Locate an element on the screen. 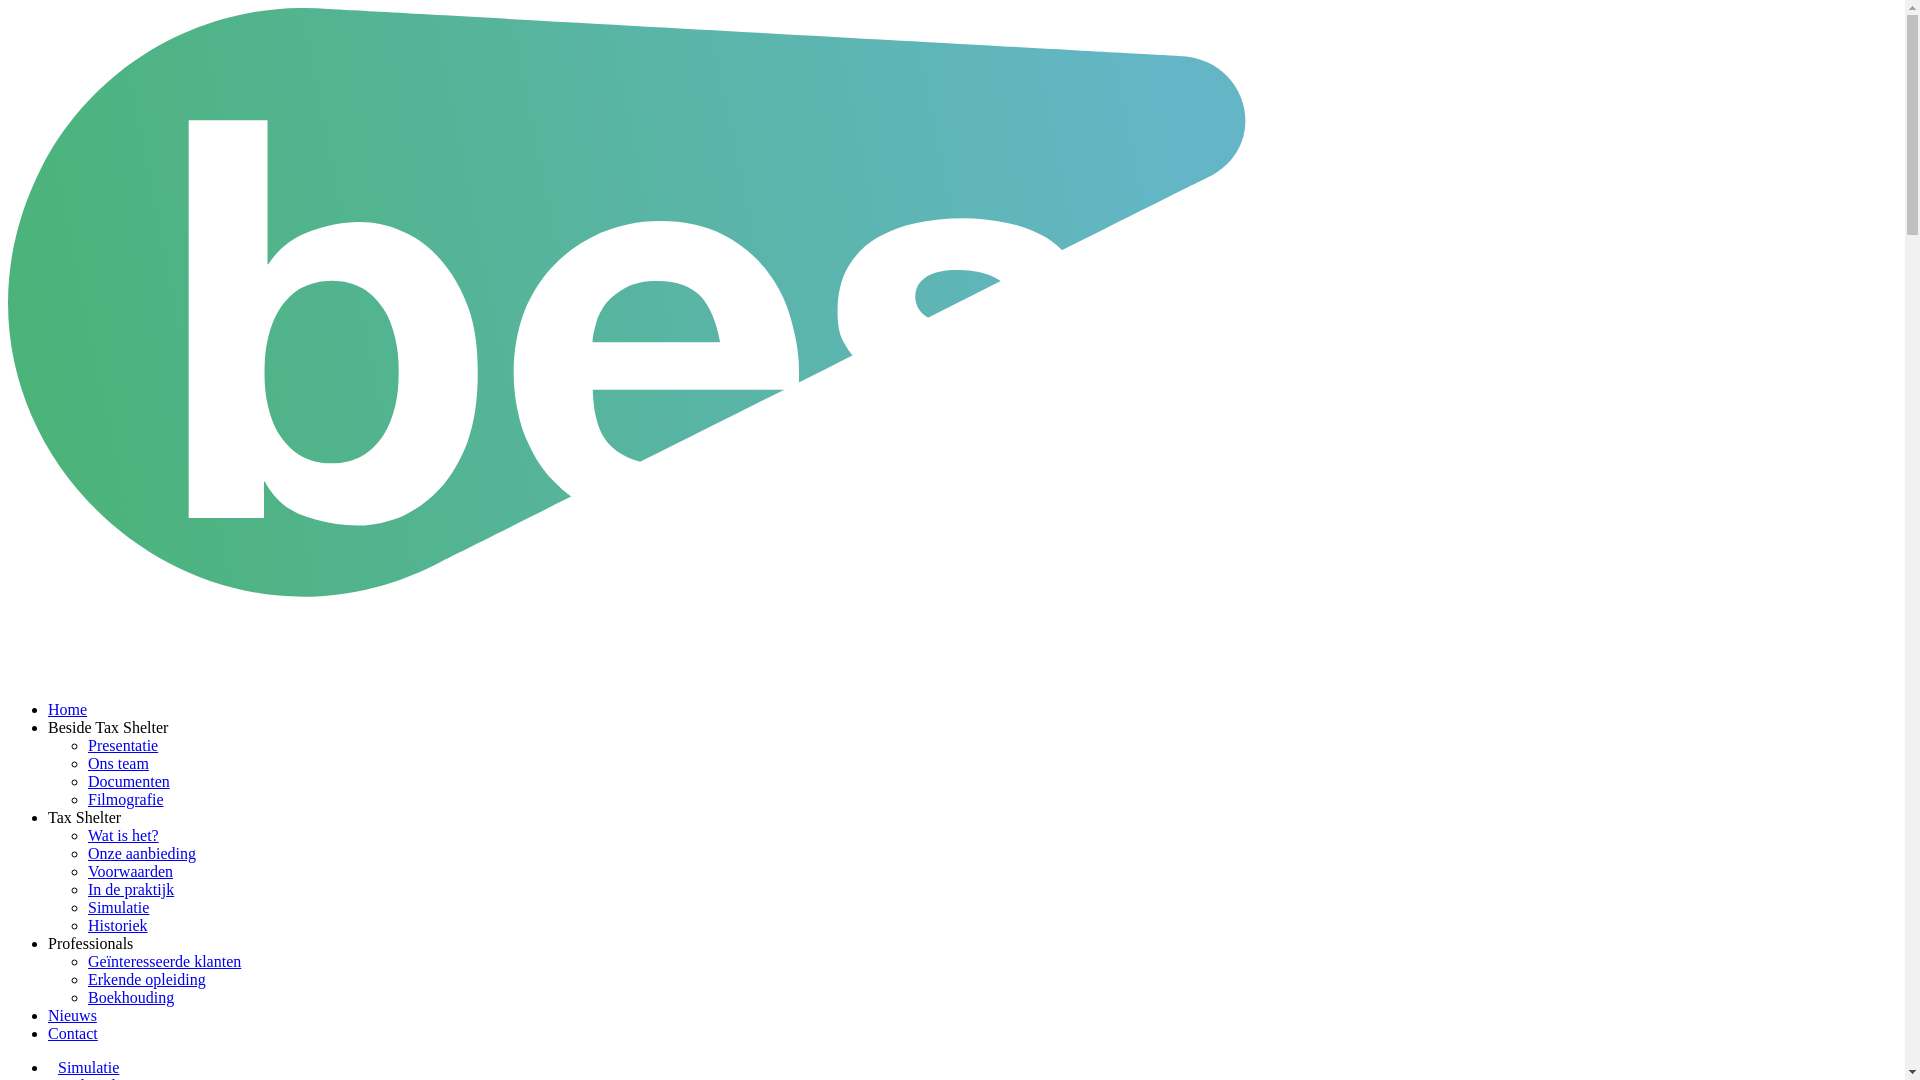  'Voorwaarden' is located at coordinates (129, 870).